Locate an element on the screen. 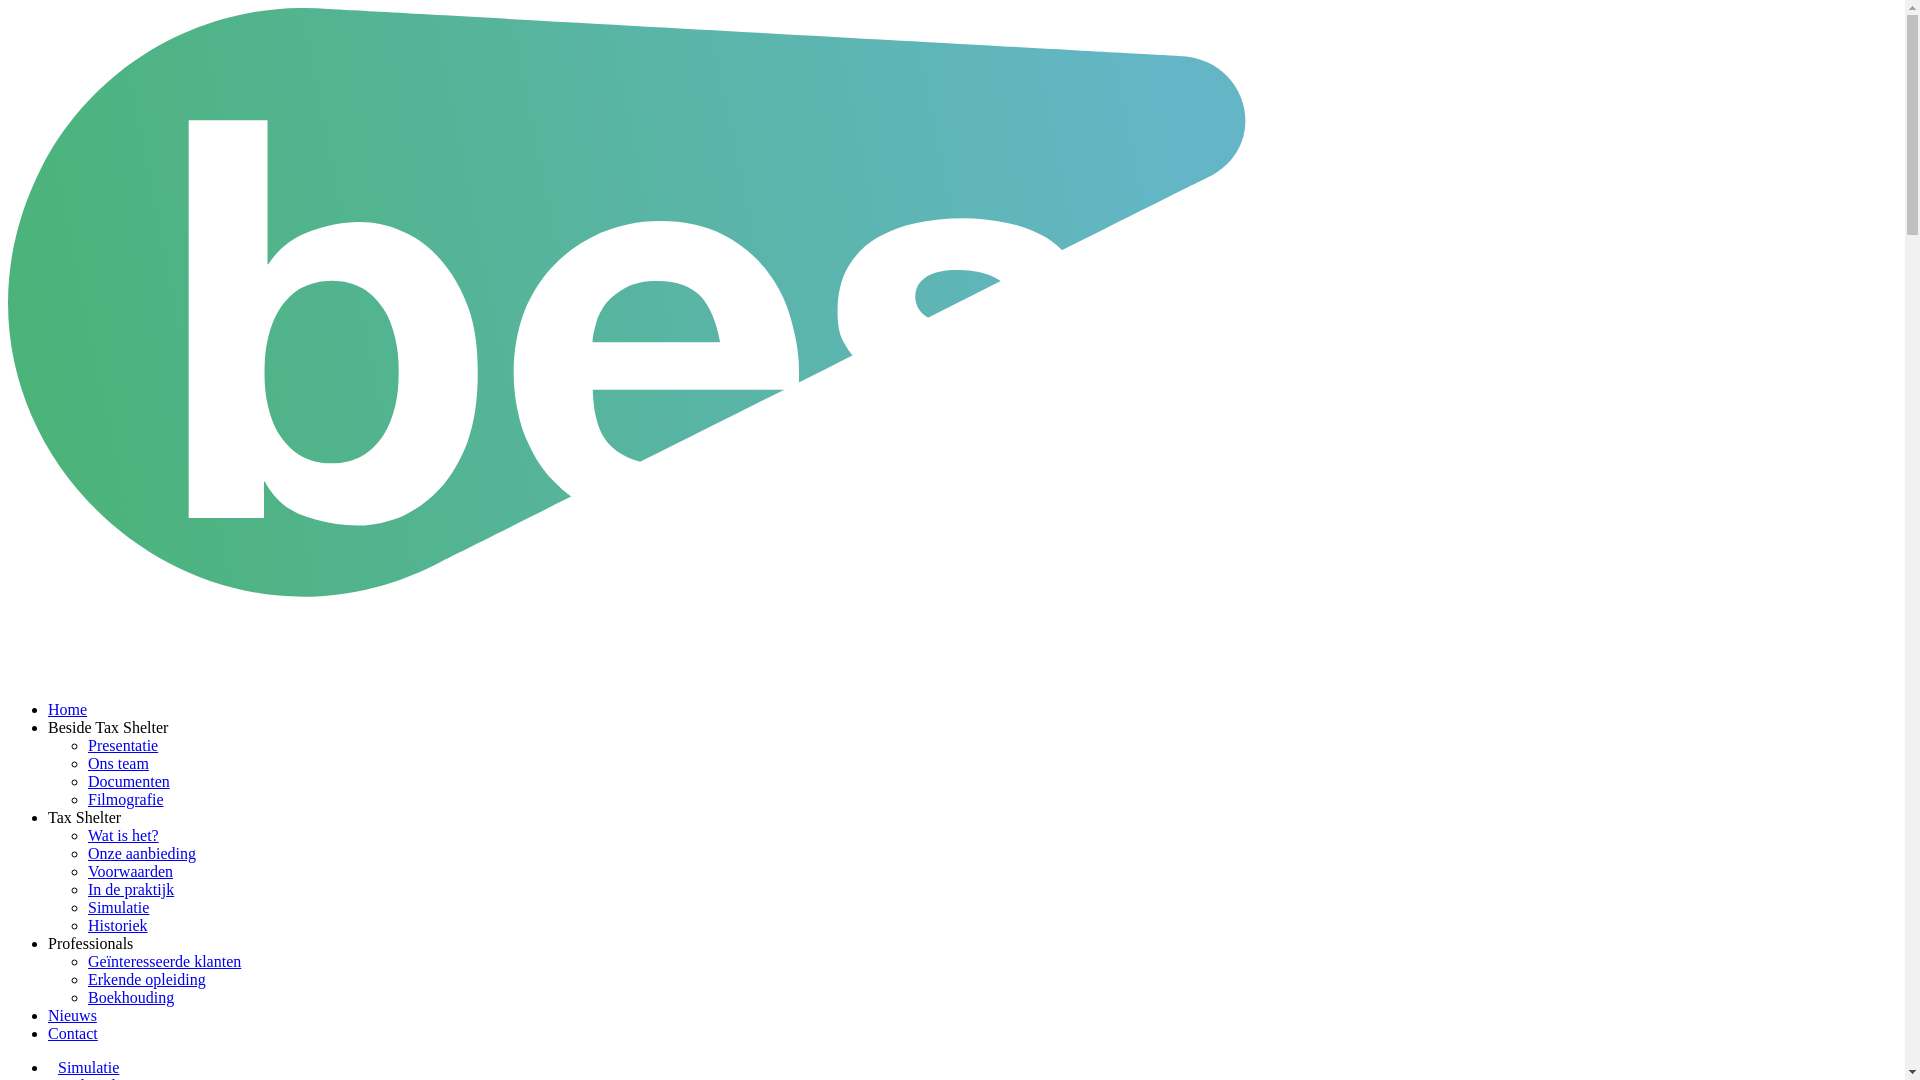  'Voorwaarden' is located at coordinates (129, 870).